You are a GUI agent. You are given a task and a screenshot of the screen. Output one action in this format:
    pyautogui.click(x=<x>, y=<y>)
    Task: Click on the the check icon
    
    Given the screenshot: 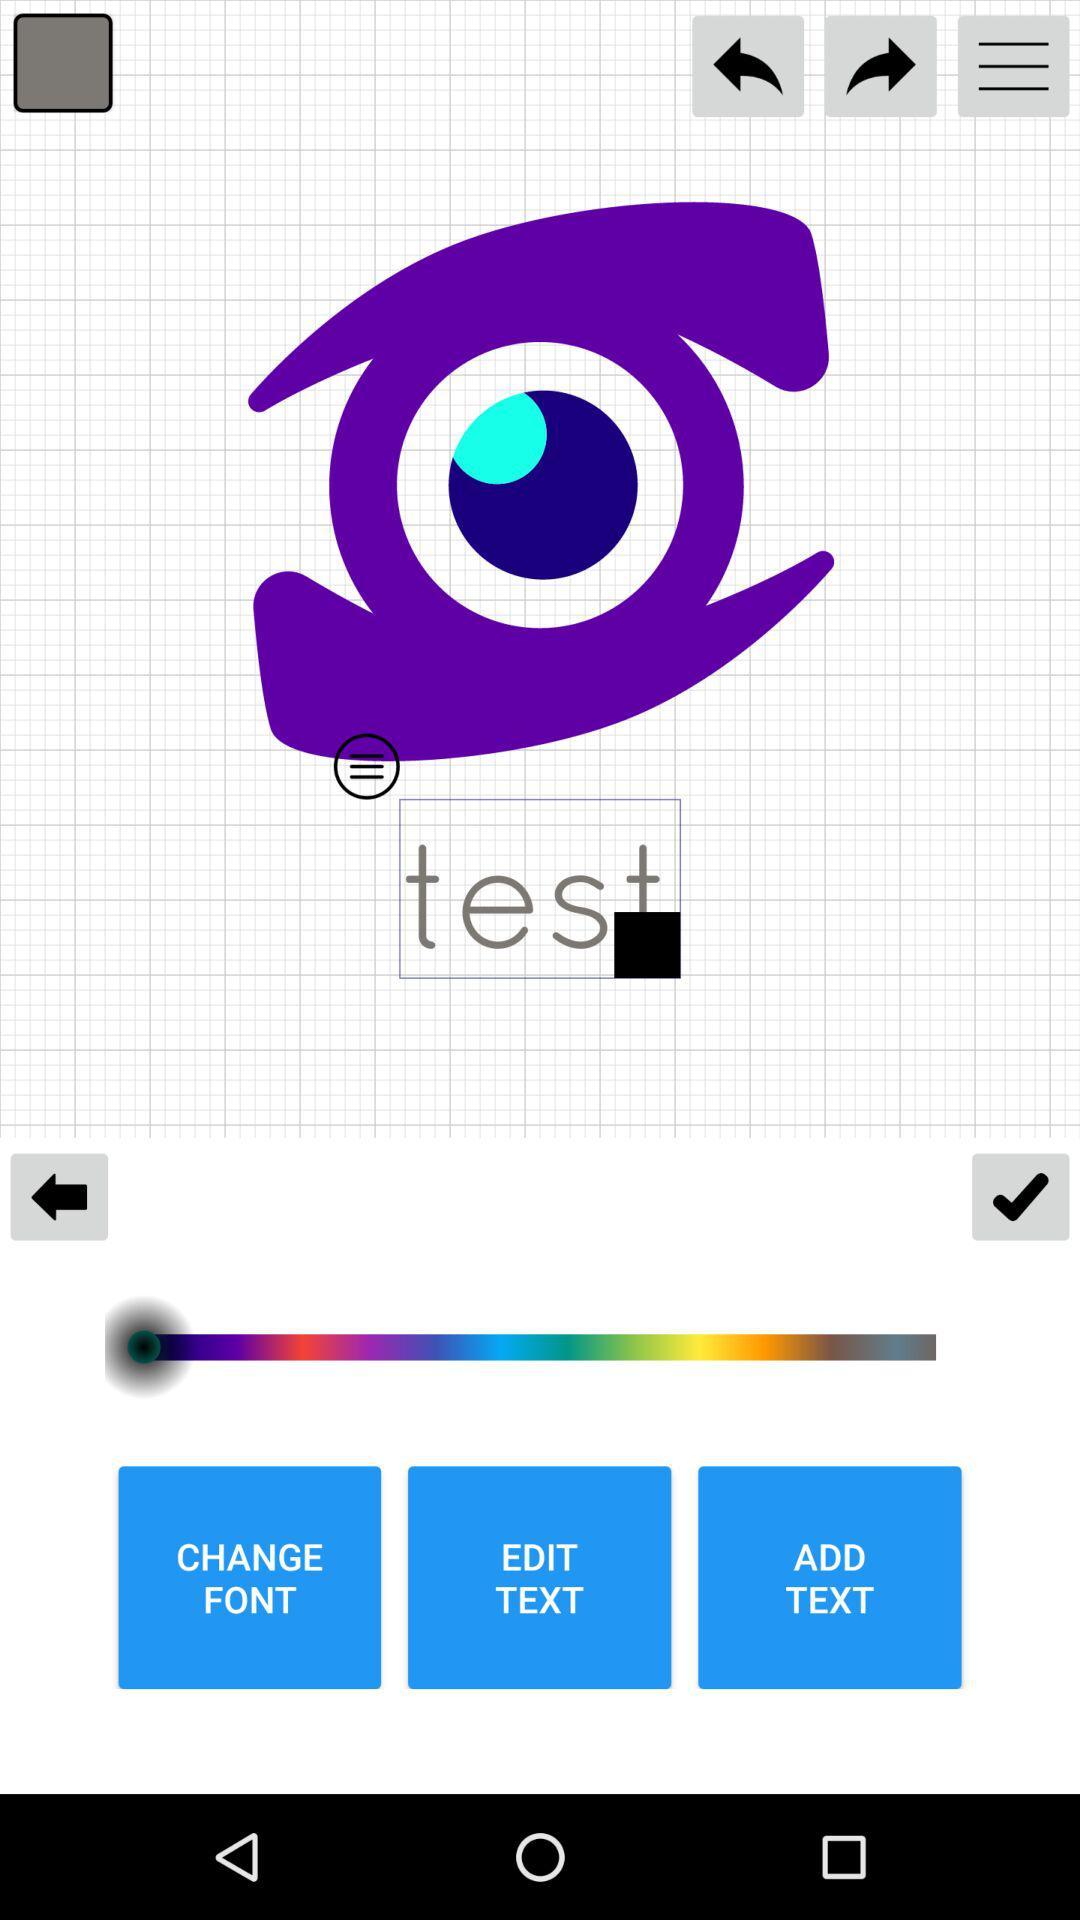 What is the action you would take?
    pyautogui.click(x=1020, y=1196)
    